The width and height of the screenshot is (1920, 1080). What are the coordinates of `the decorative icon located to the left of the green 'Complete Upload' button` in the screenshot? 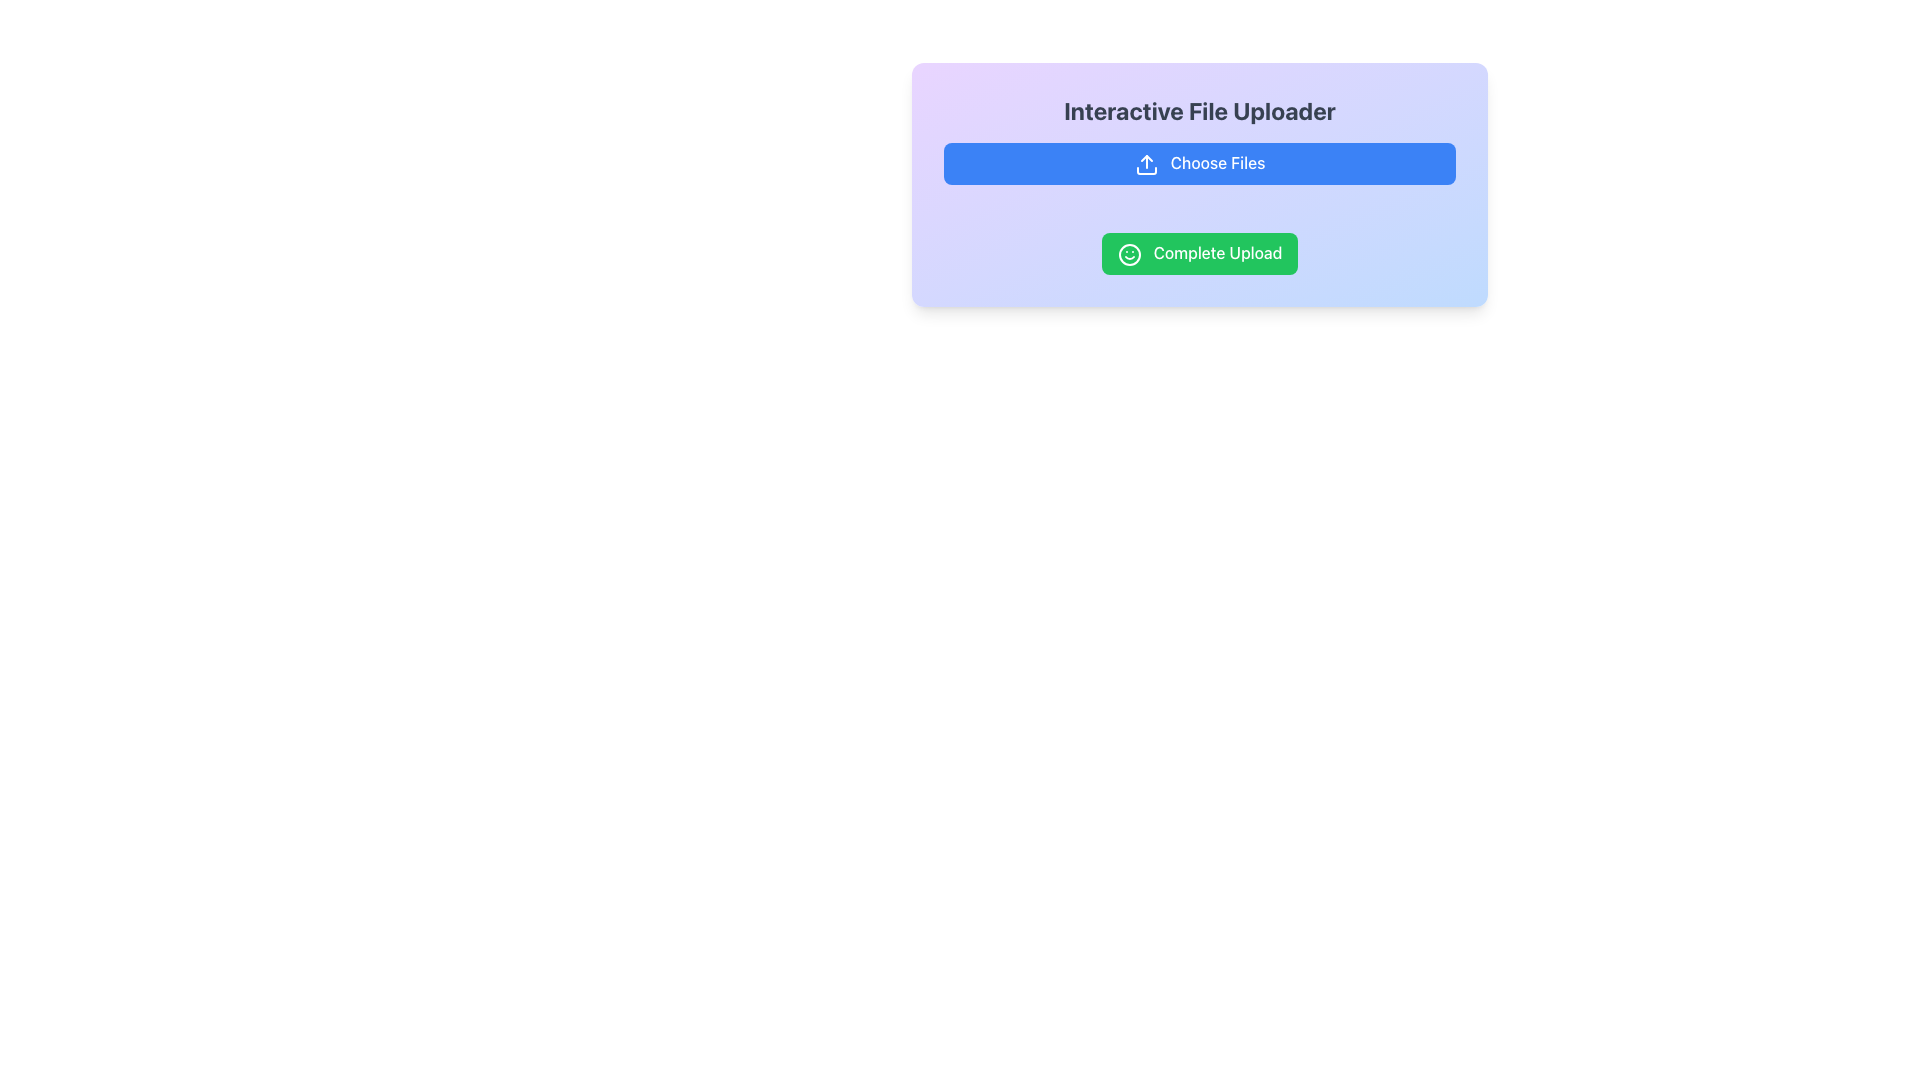 It's located at (1129, 253).